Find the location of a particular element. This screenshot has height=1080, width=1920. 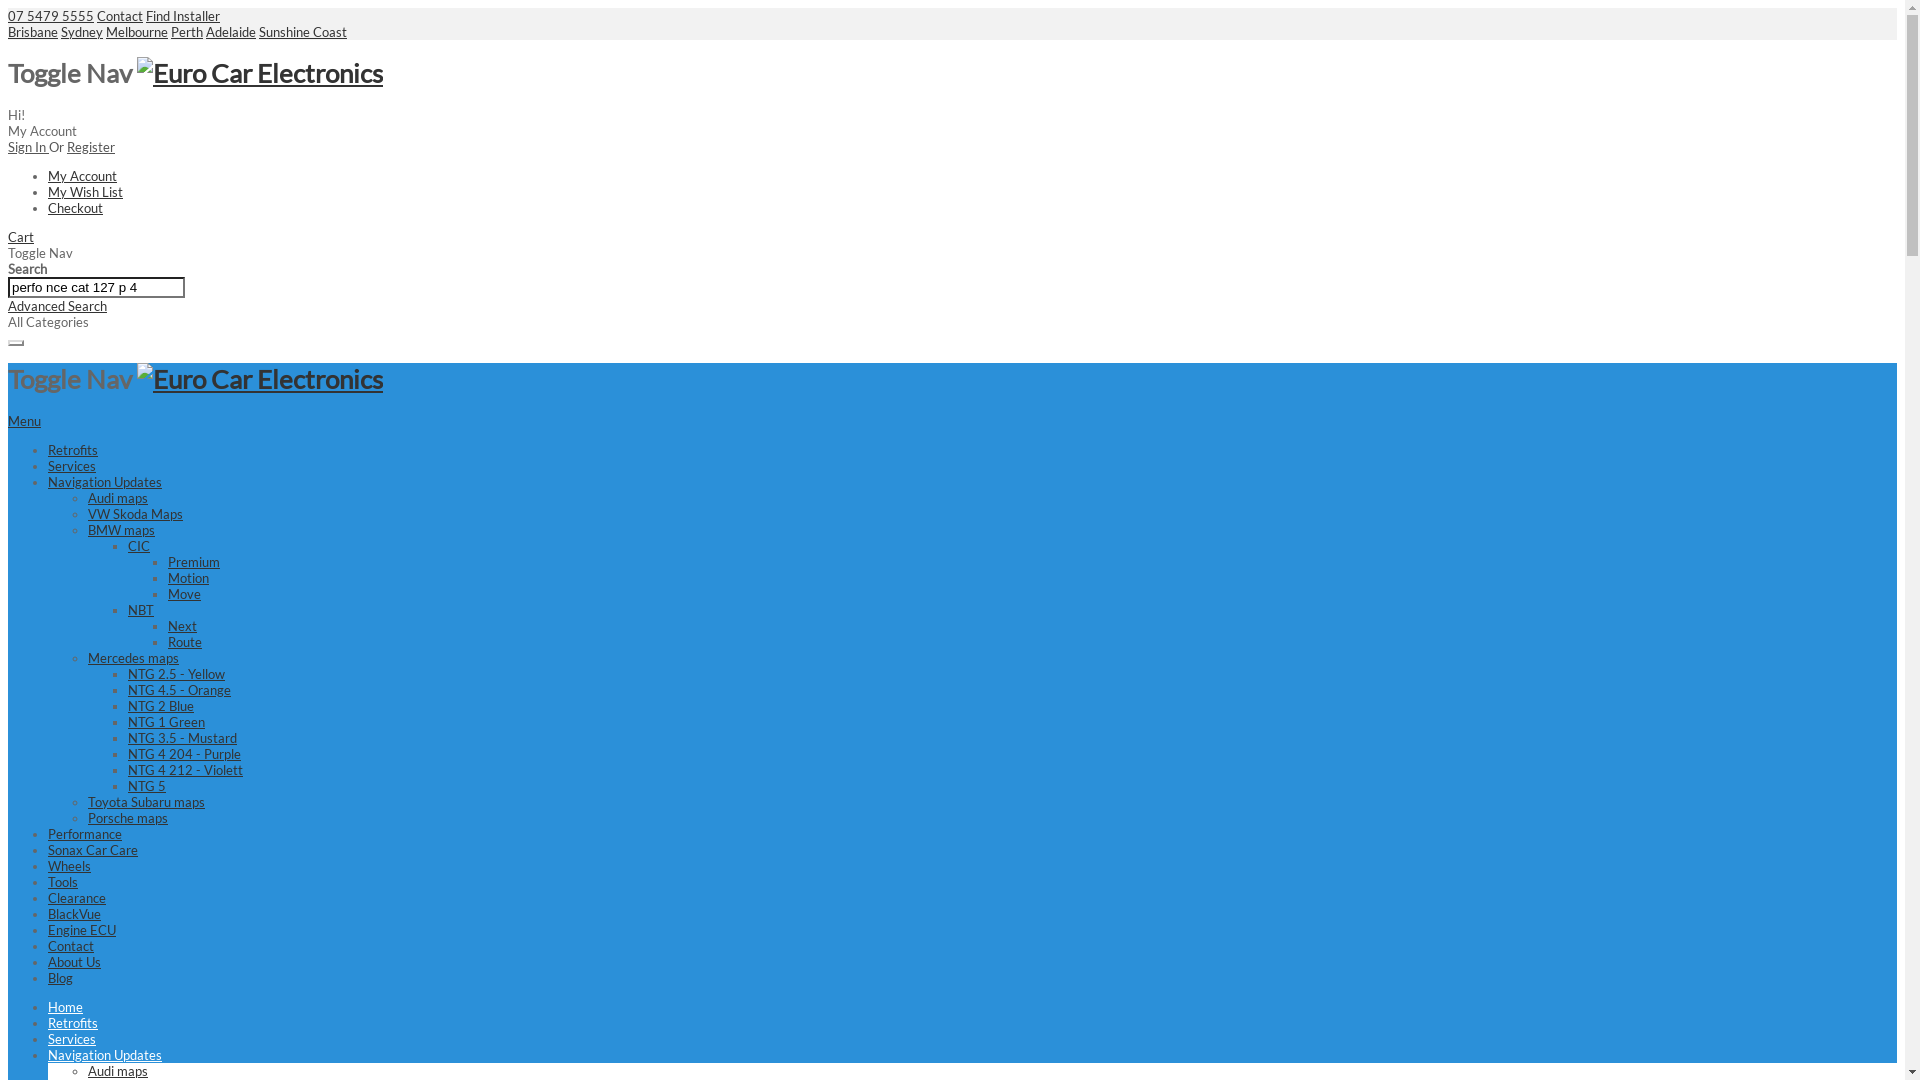

'Toyota Subaru maps' is located at coordinates (145, 801).